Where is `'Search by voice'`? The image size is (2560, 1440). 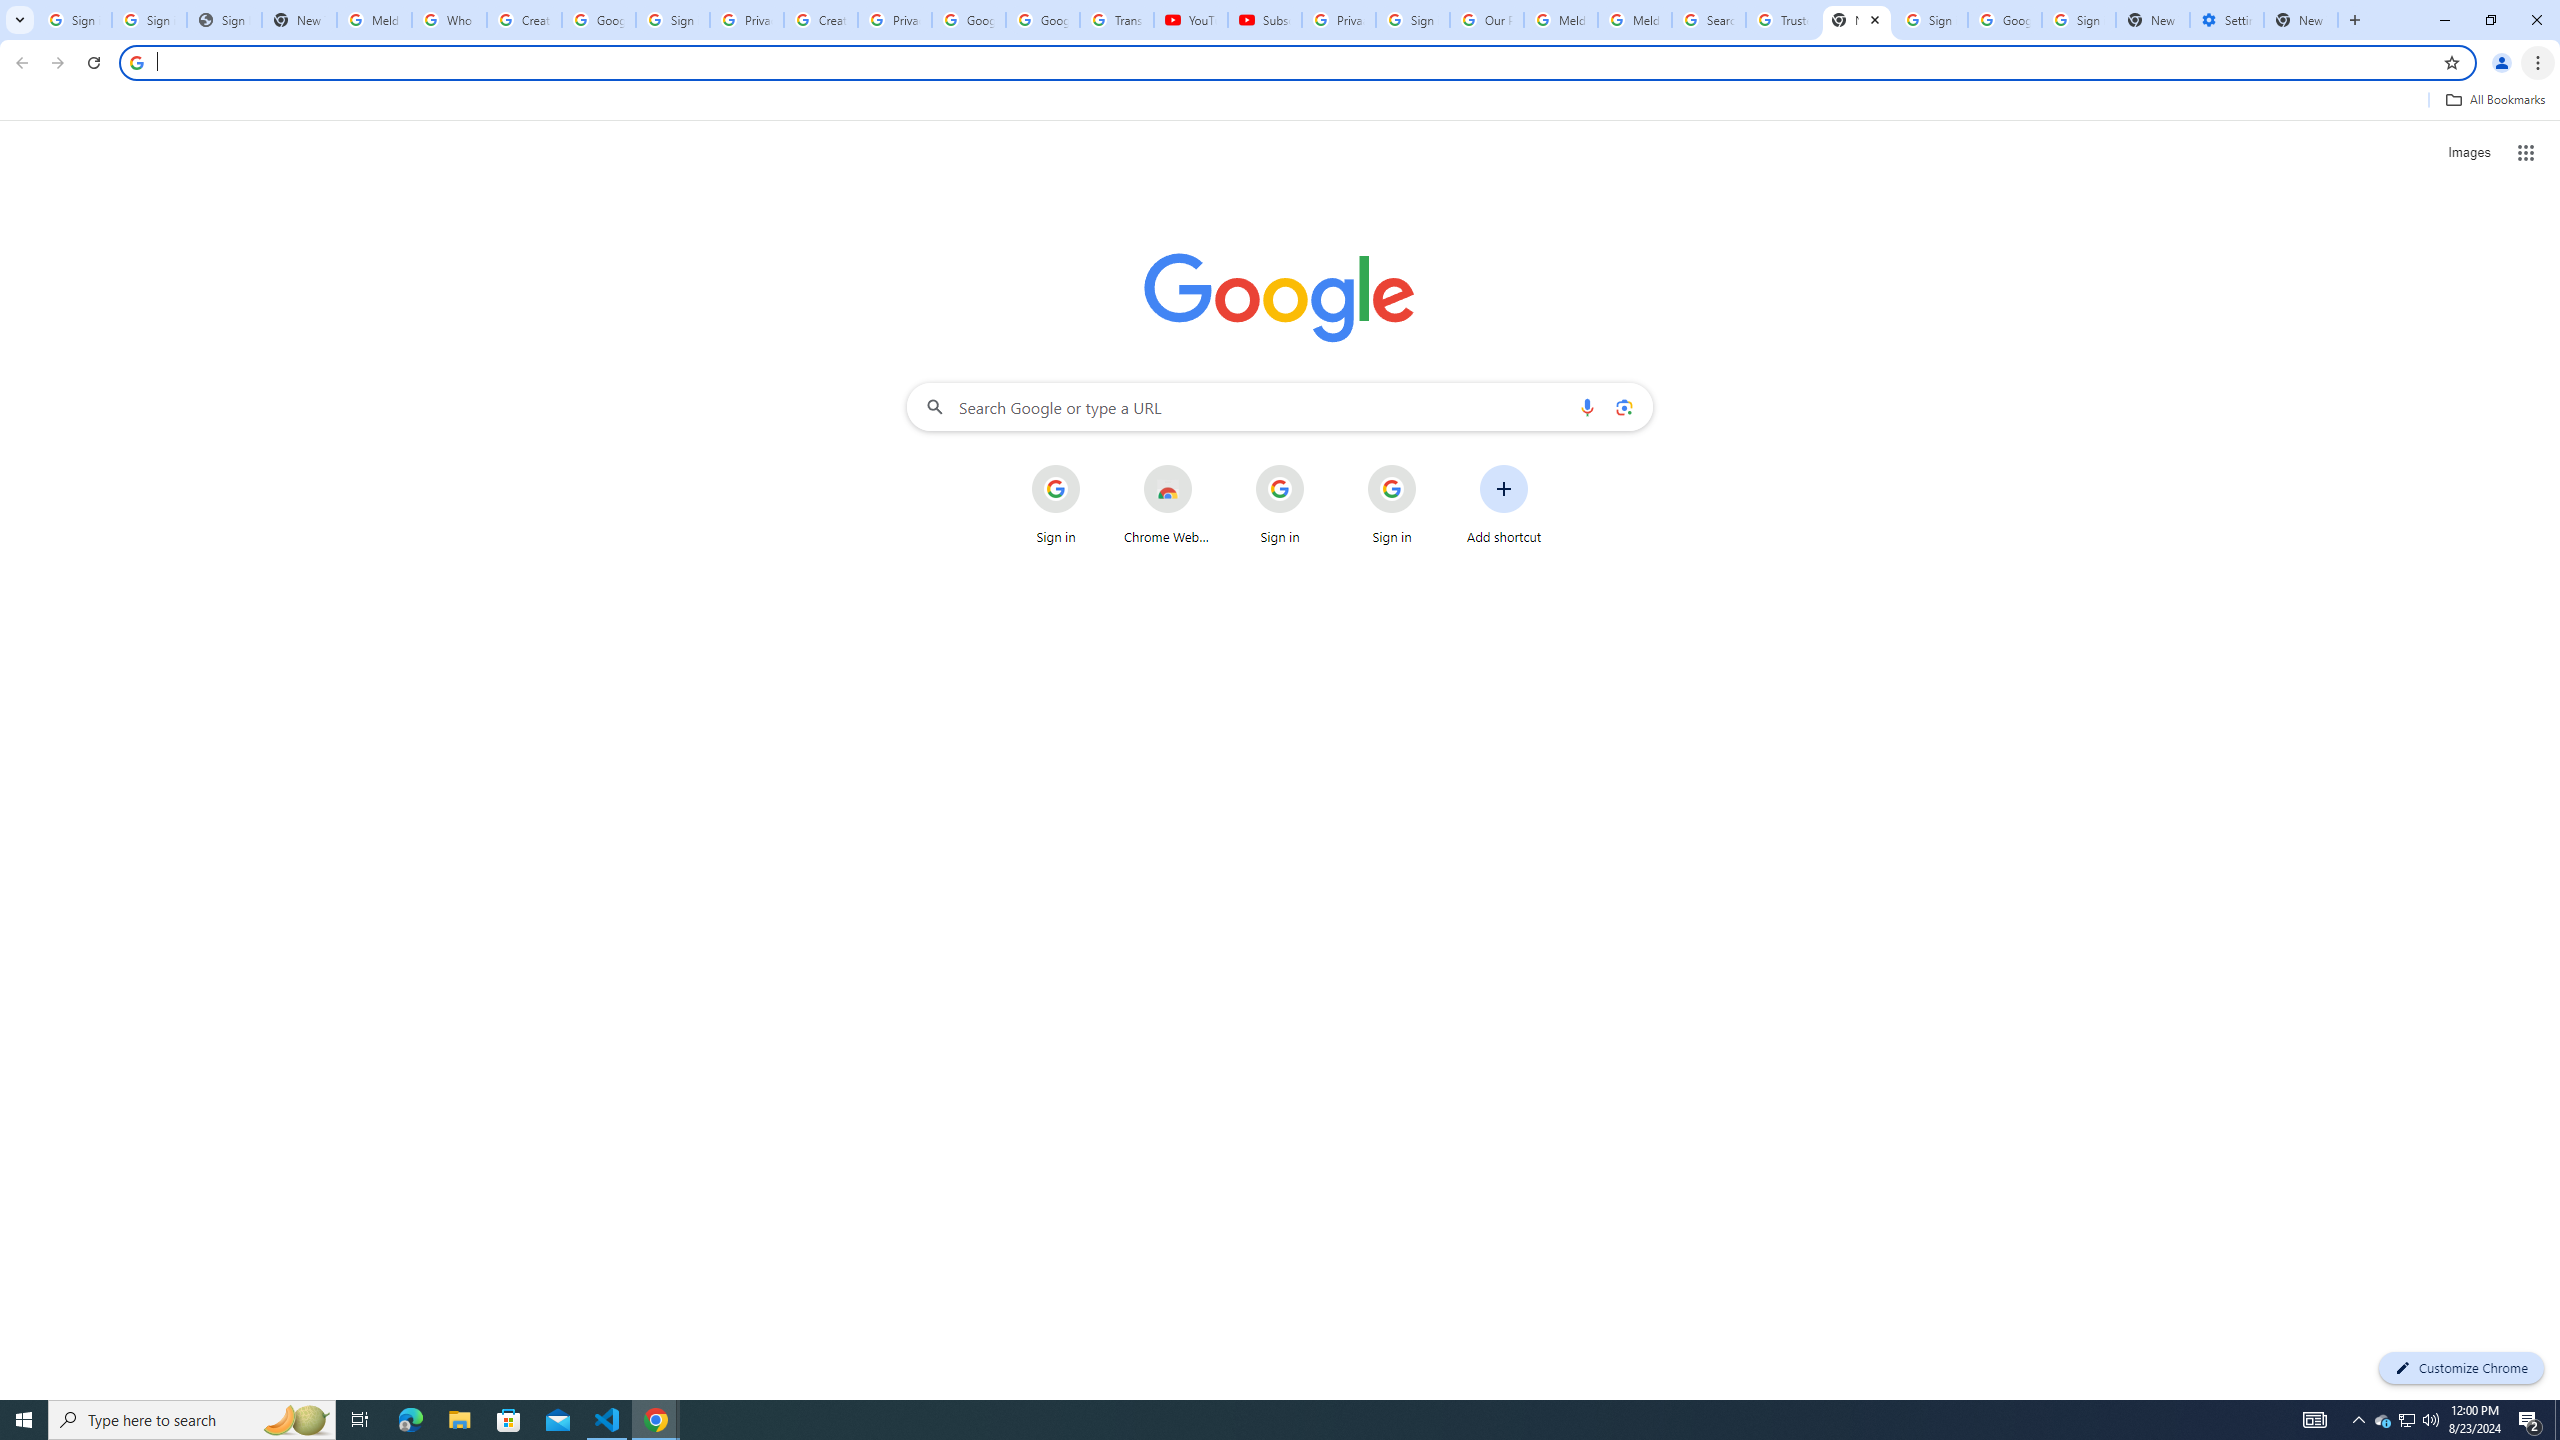 'Search by voice' is located at coordinates (1586, 405).